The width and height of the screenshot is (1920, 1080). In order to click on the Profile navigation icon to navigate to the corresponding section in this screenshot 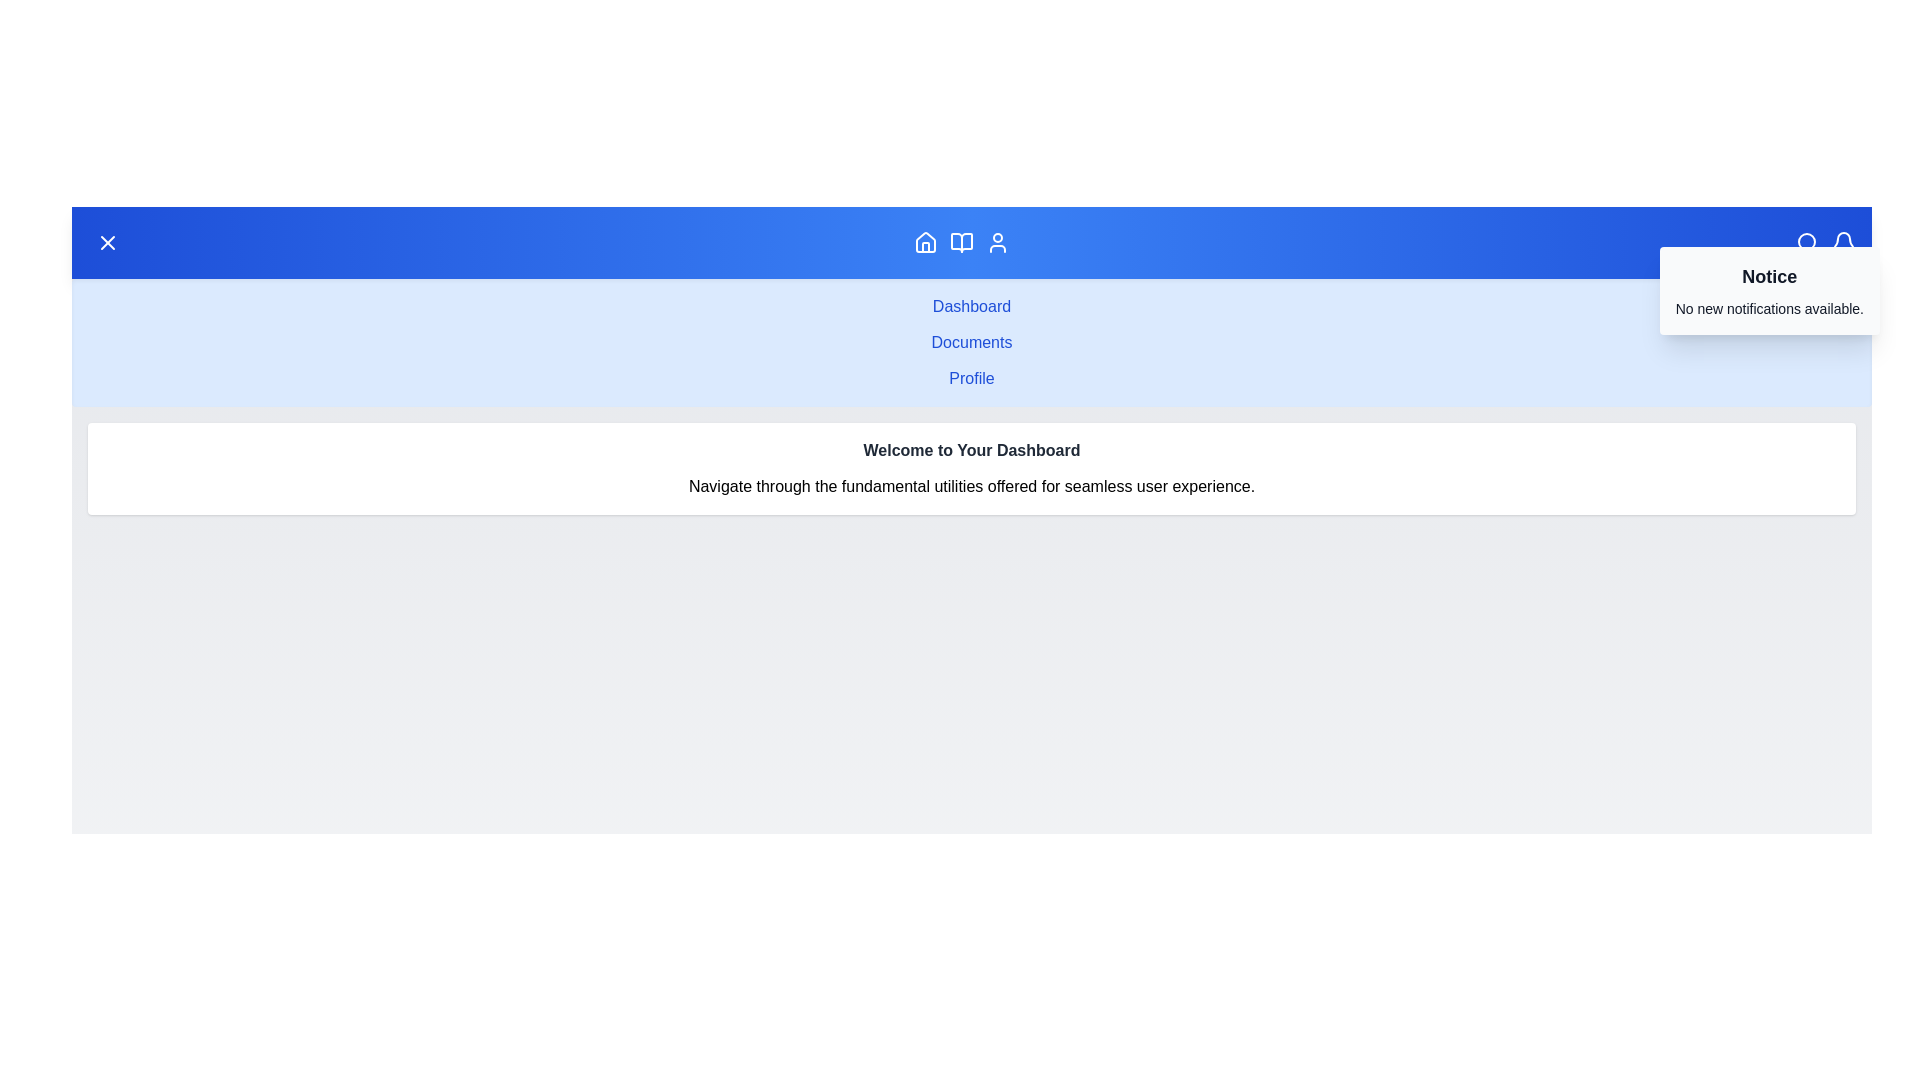, I will do `click(998, 242)`.